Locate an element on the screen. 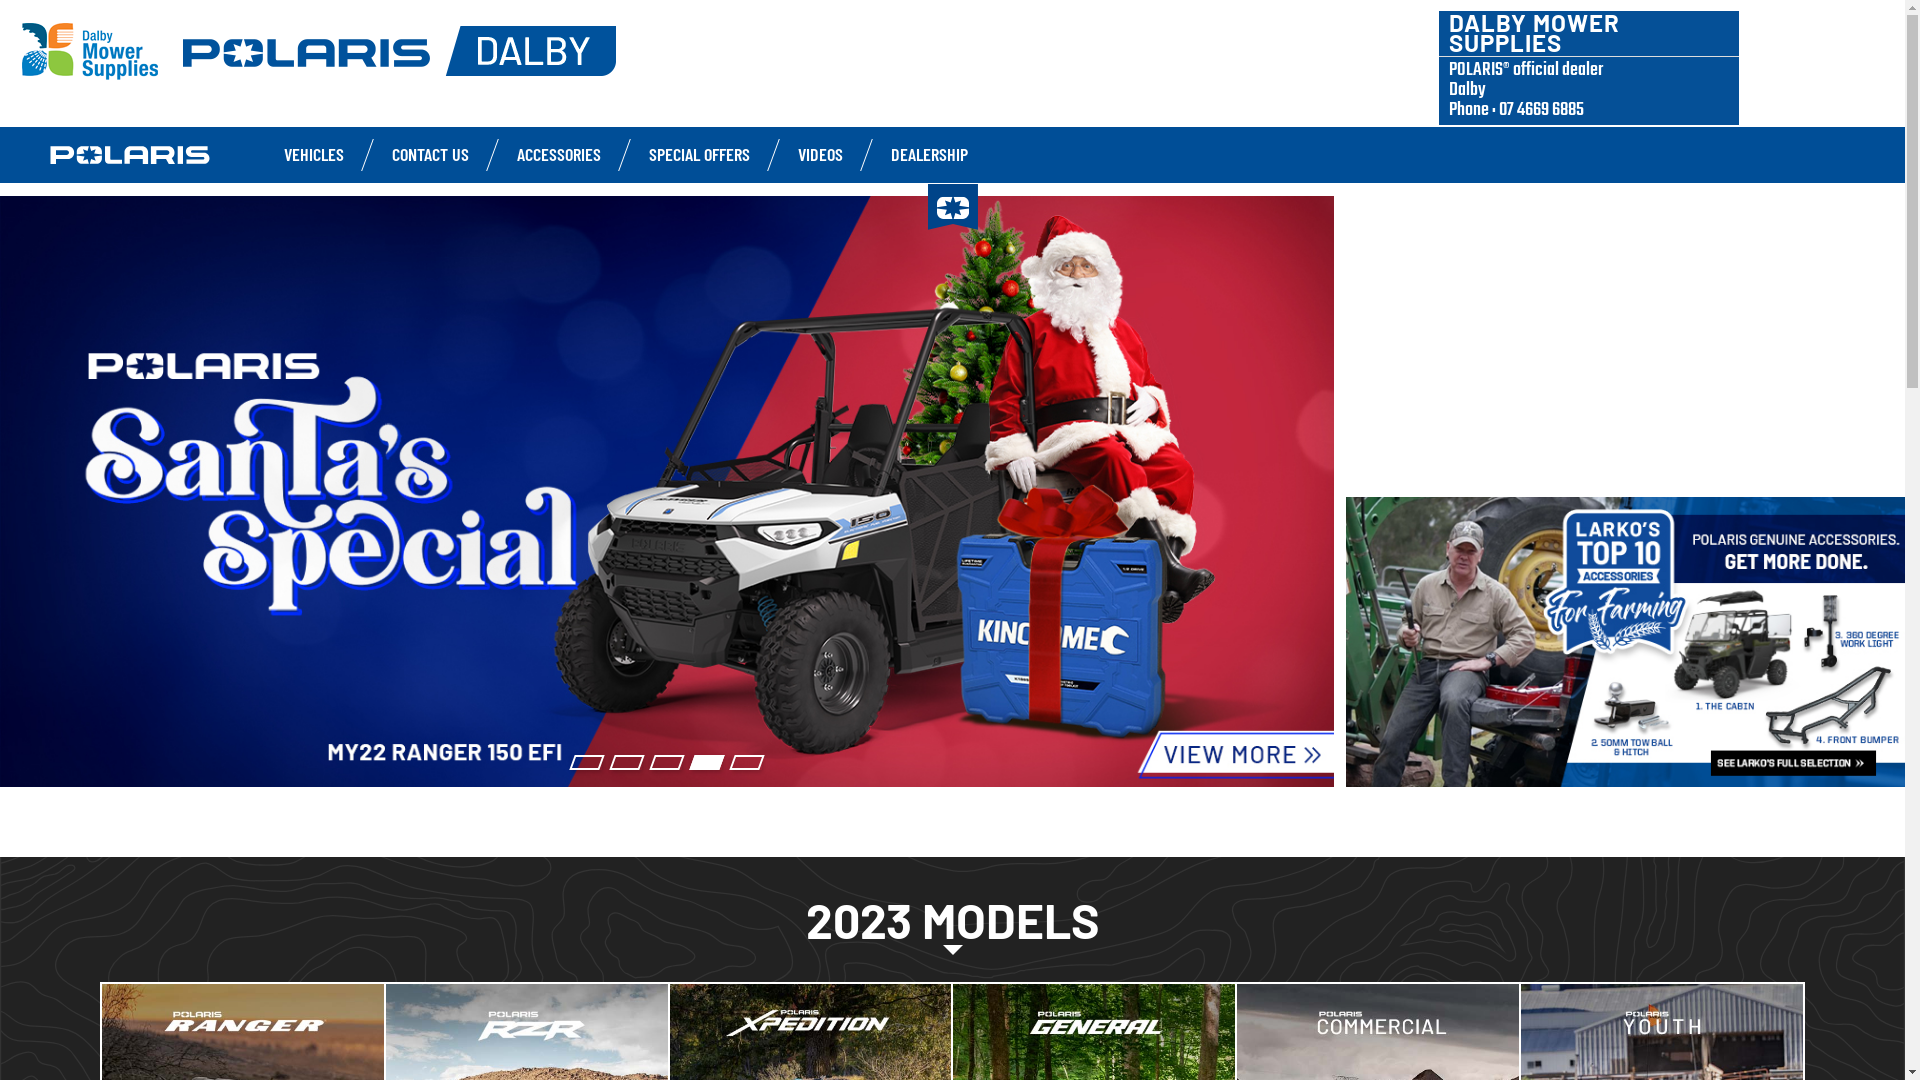 The height and width of the screenshot is (1080, 1920). '4' is located at coordinates (706, 762).